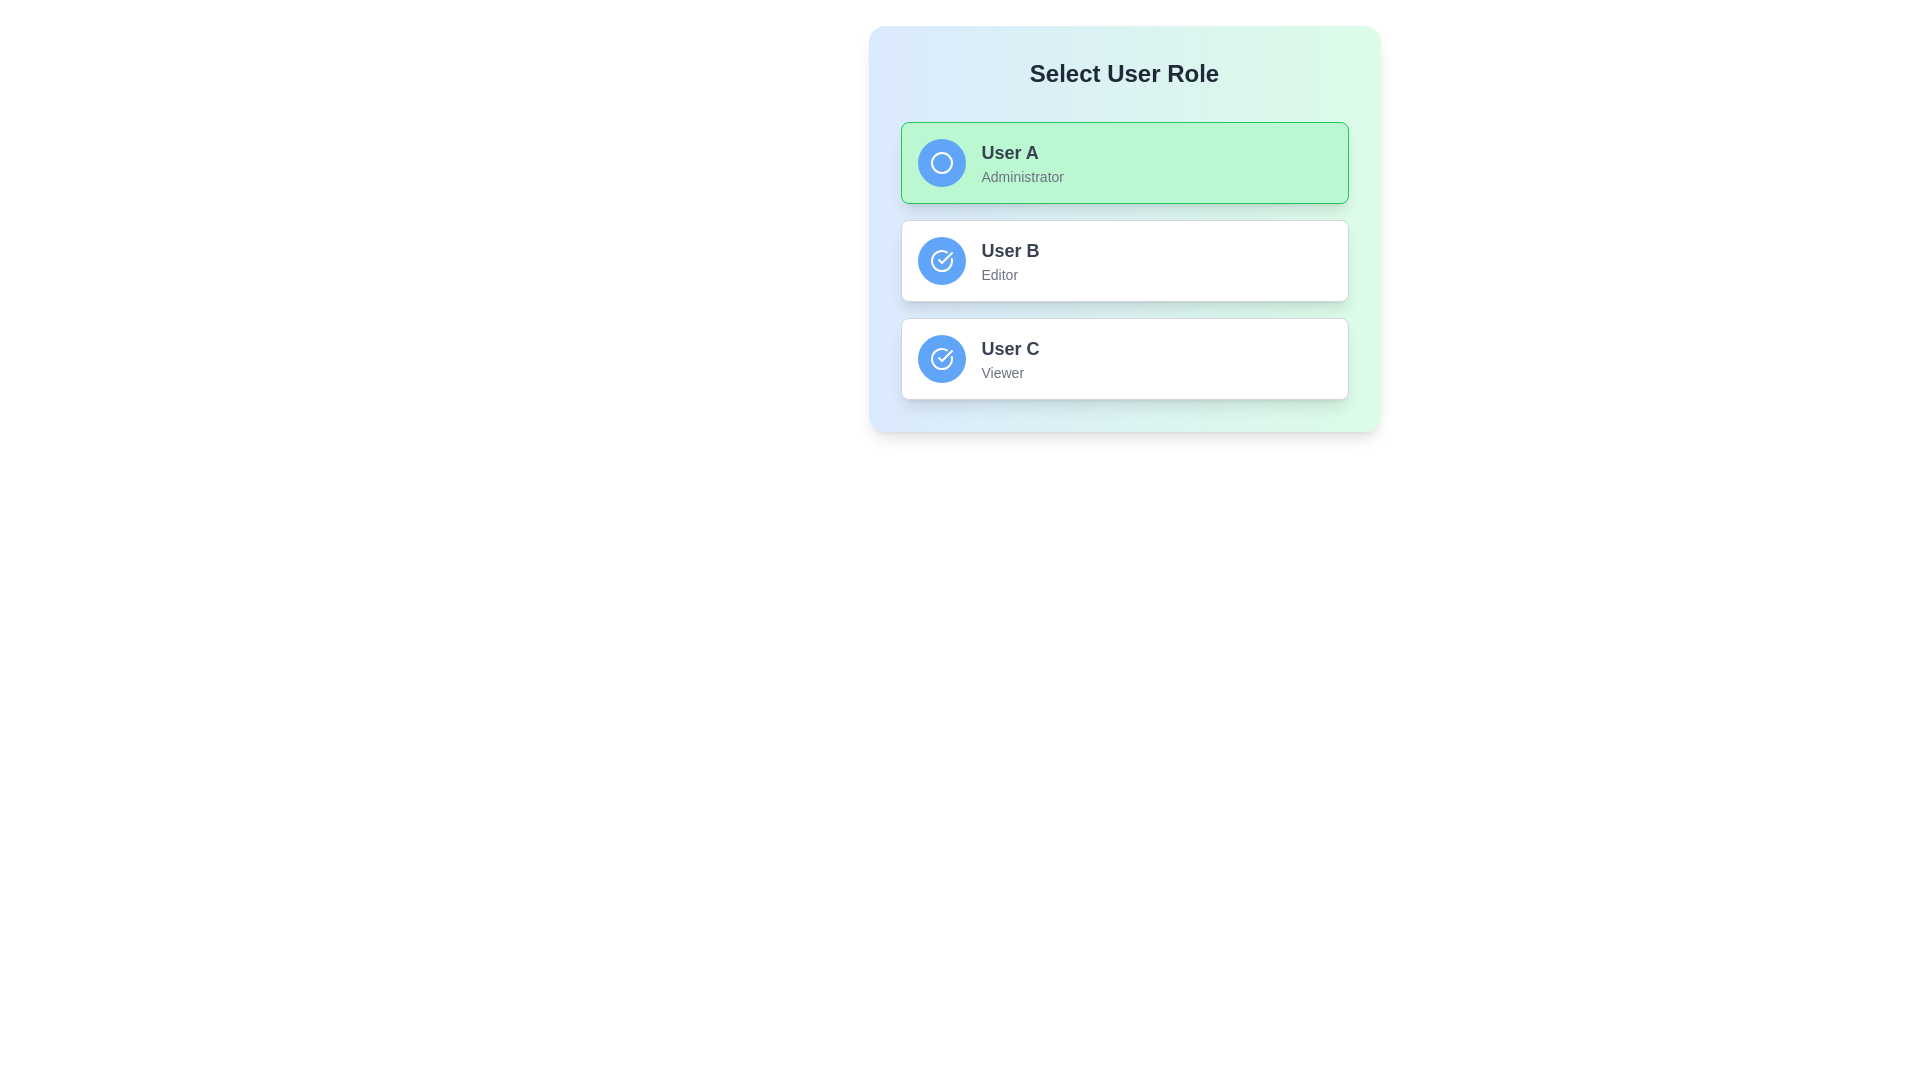  Describe the element at coordinates (940, 357) in the screenshot. I see `the circular icon with a checkmark symbol, which has a blue background and white border, located beside the text 'User B' in the list of user role options` at that location.